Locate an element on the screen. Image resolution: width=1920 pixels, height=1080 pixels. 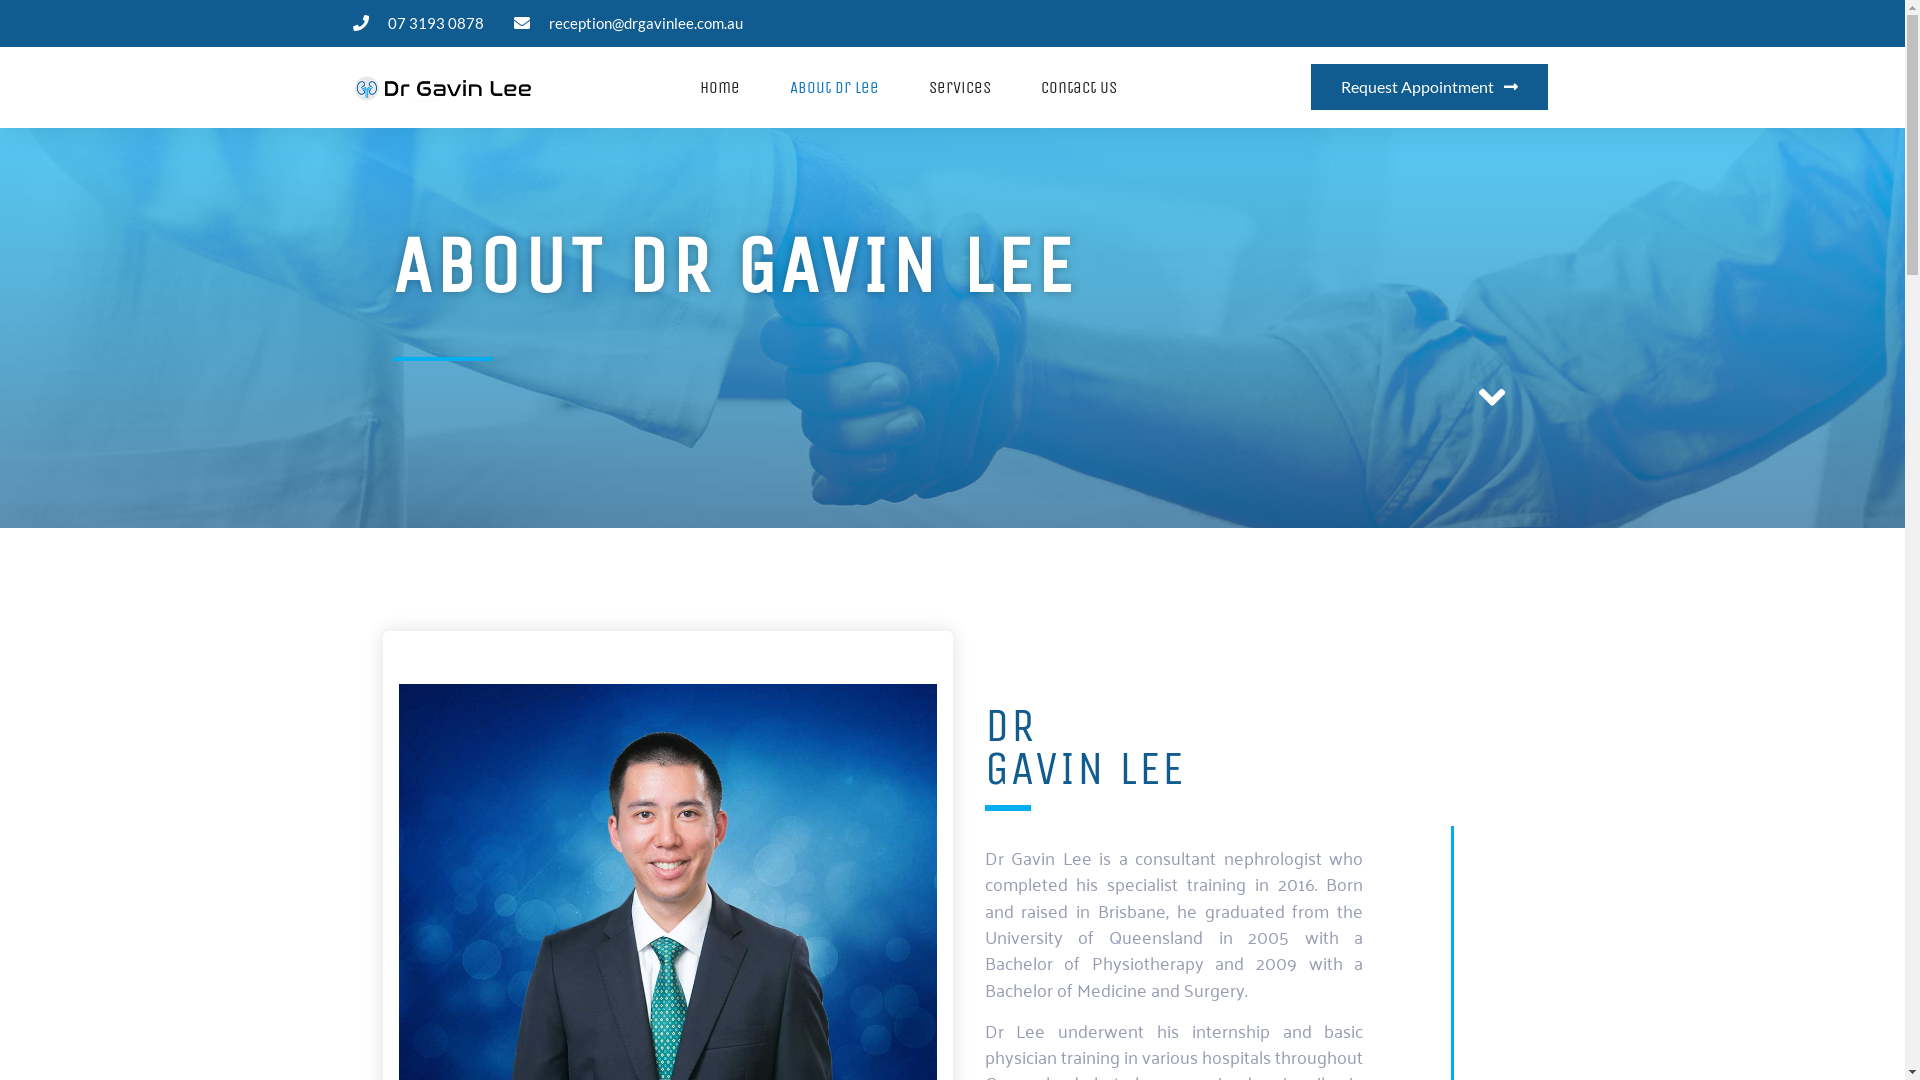
'Request Appointment' is located at coordinates (1428, 86).